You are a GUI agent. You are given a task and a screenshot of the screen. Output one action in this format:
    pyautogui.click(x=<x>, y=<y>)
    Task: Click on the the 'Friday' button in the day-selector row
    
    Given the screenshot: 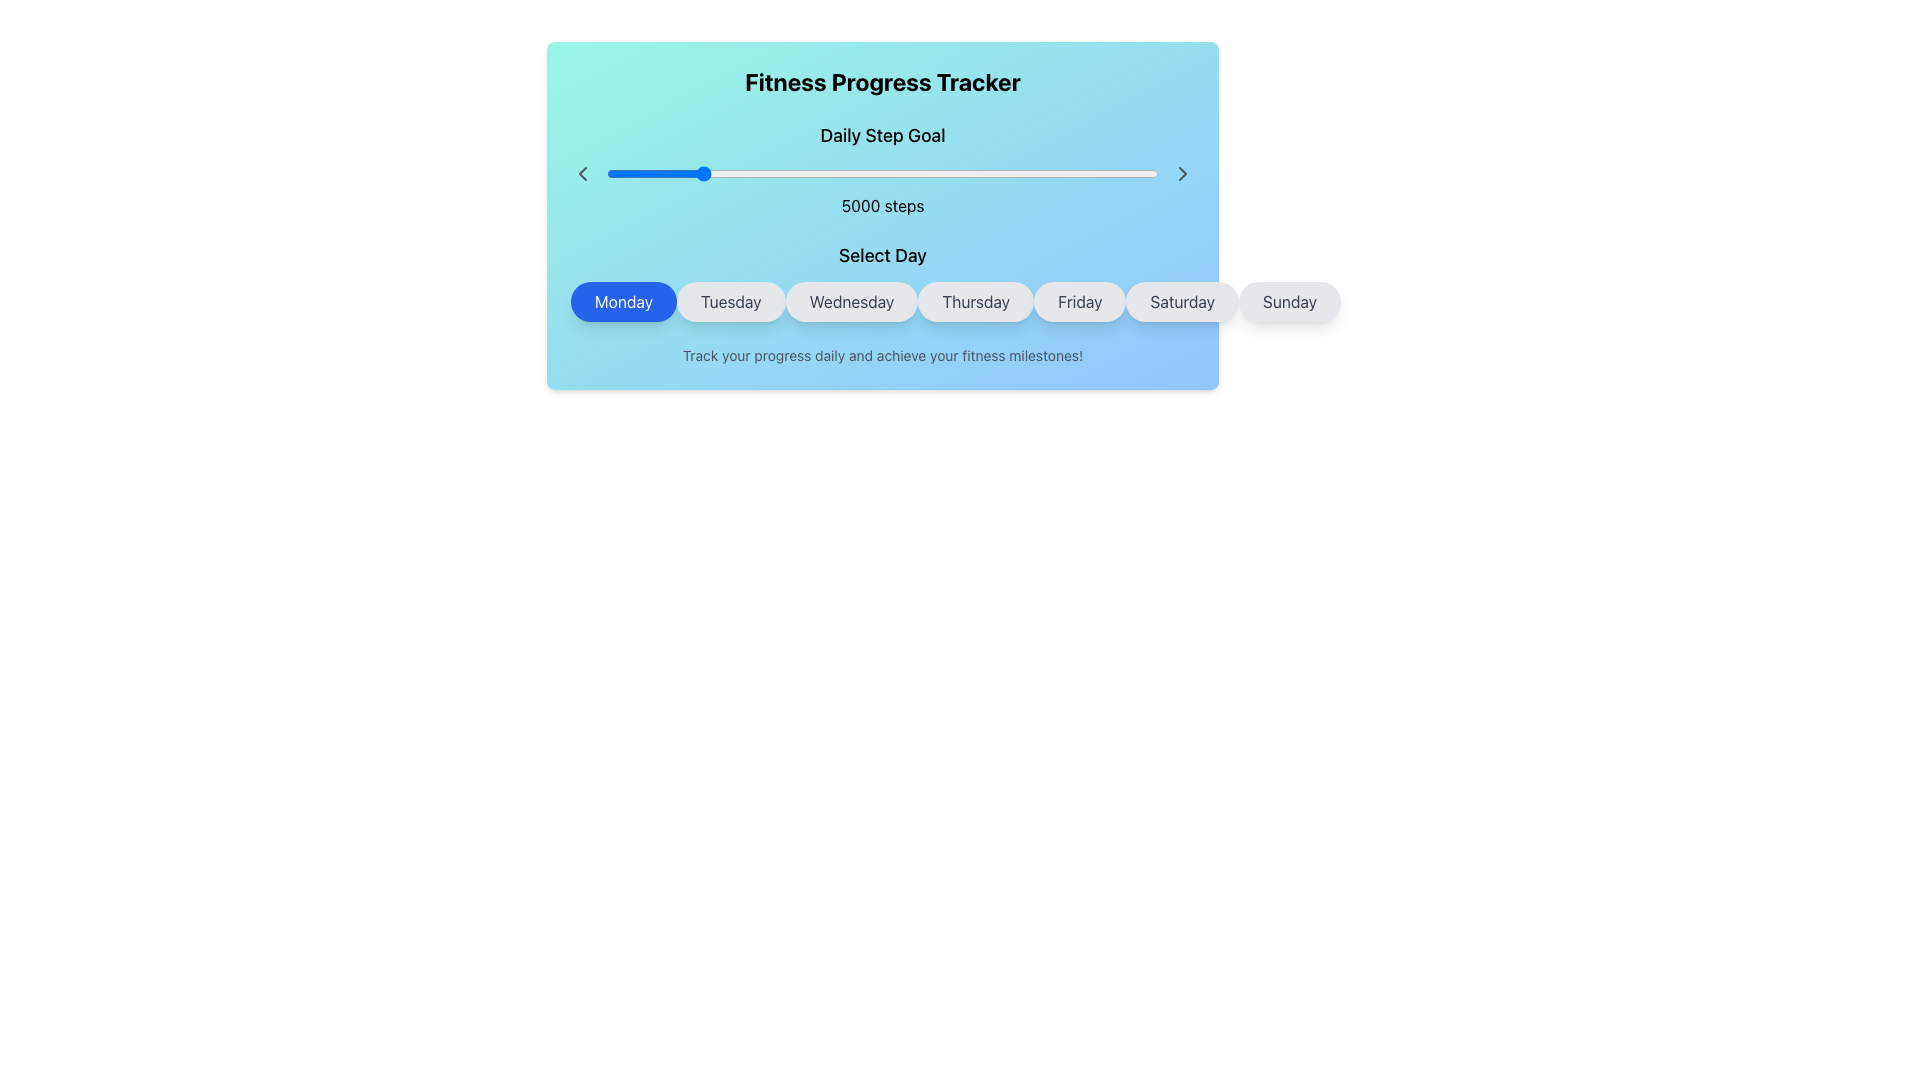 What is the action you would take?
    pyautogui.click(x=1079, y=301)
    